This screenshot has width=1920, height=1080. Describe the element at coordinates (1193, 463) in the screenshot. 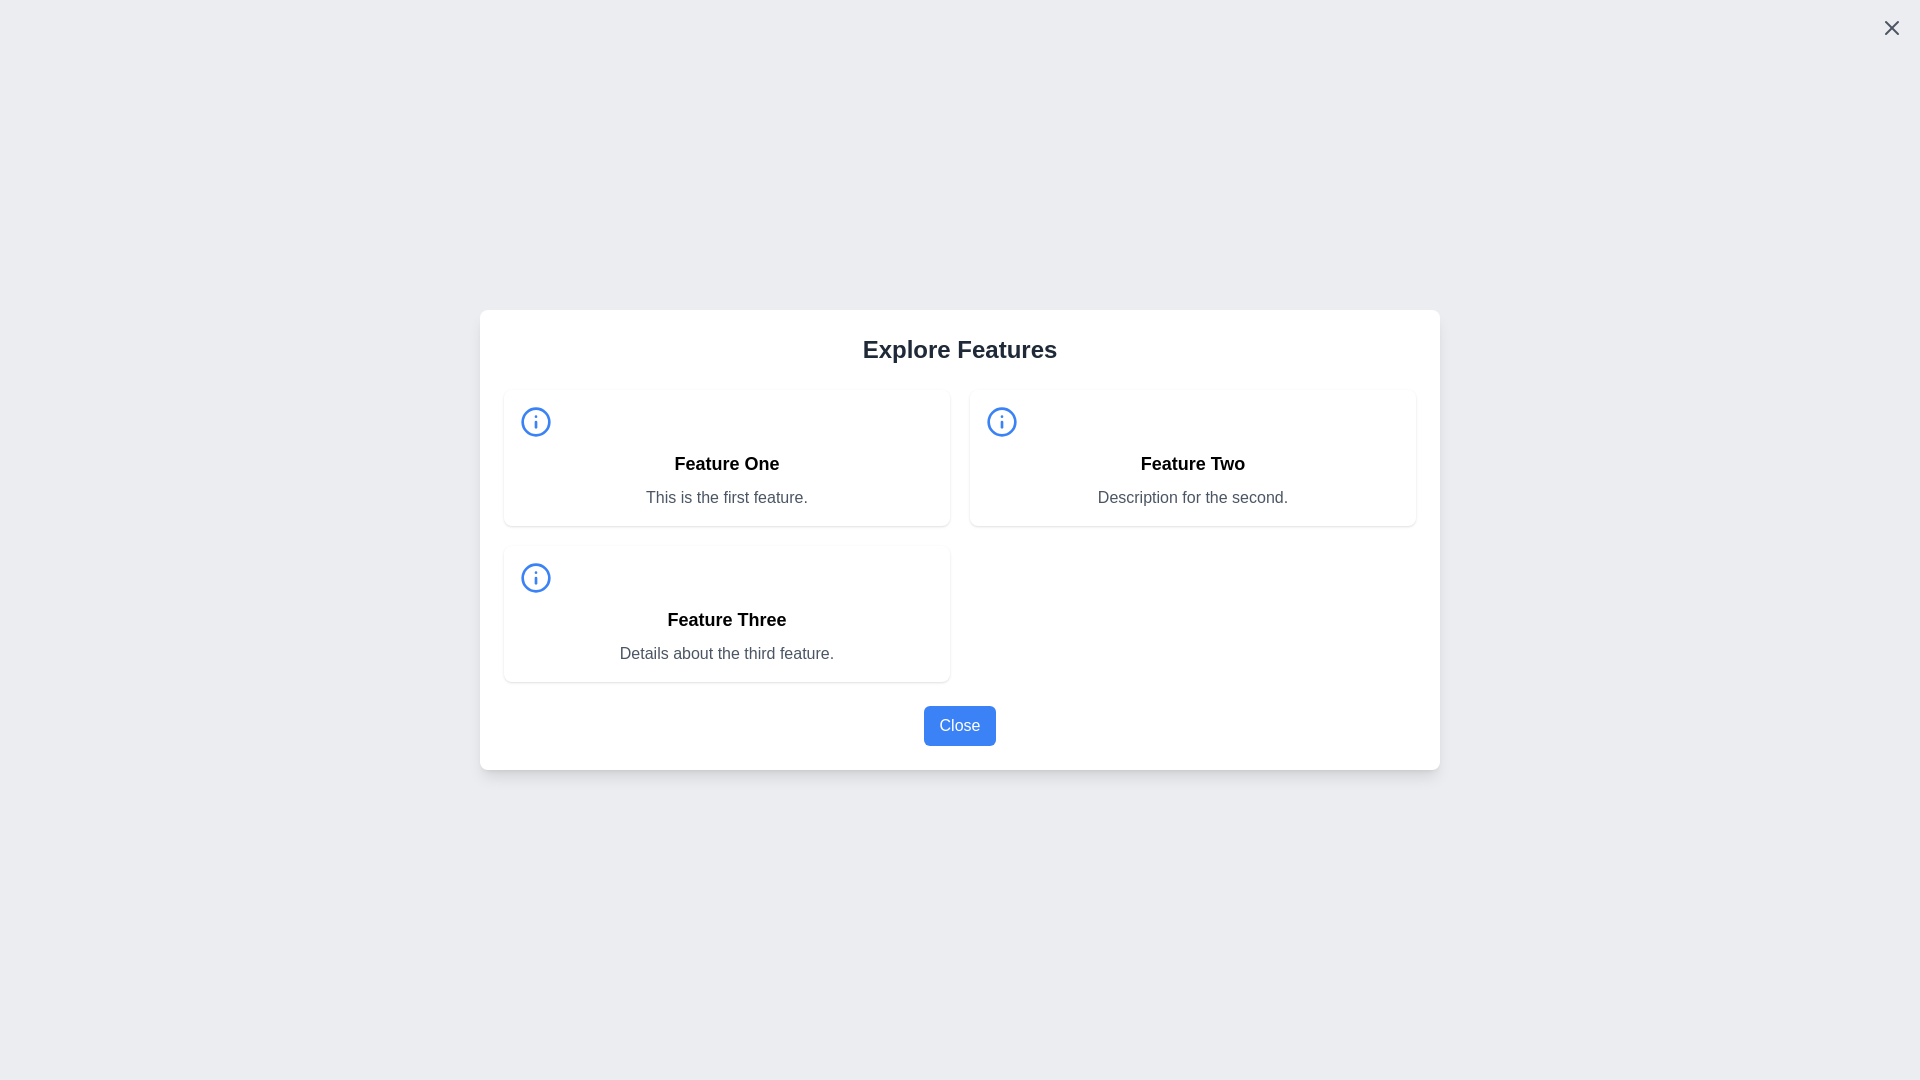

I see `the bold text label reading 'Feature Two' which is located centrally within the second feature card among a trio of horizontally aligned cards` at that location.